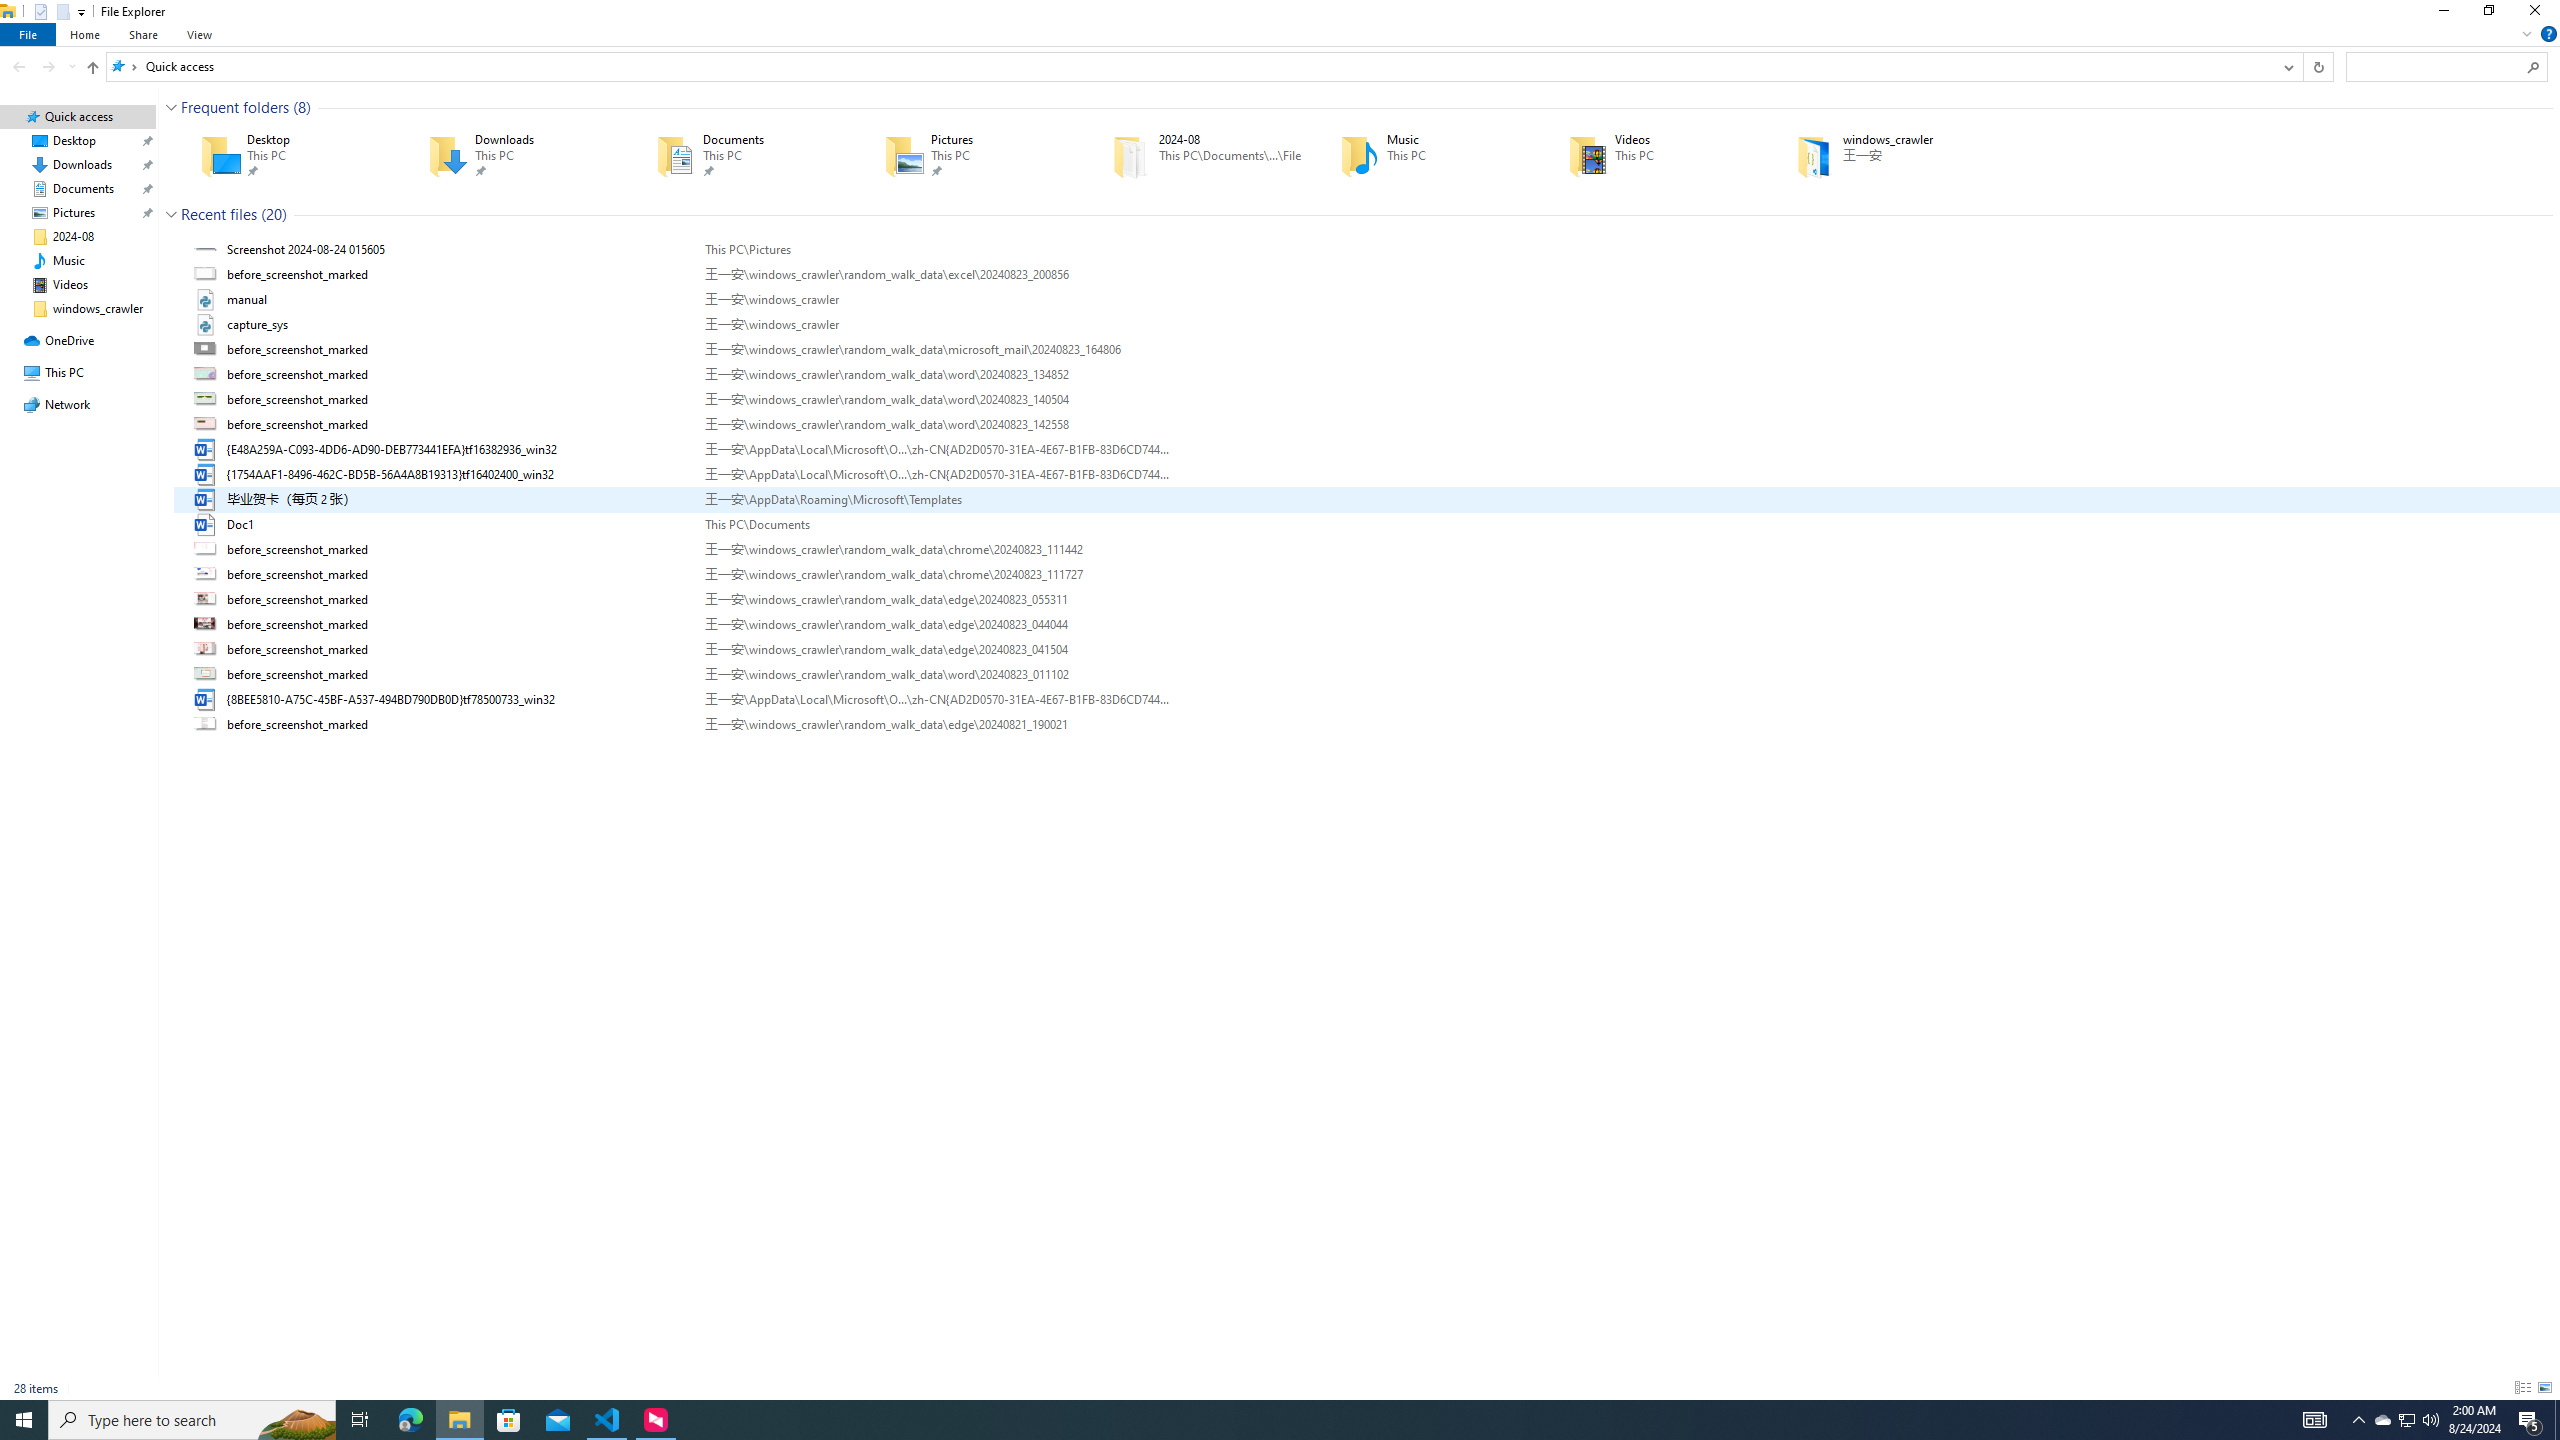 The width and height of the screenshot is (2560, 1440). Describe the element at coordinates (1424, 154) in the screenshot. I see `'Music'` at that location.